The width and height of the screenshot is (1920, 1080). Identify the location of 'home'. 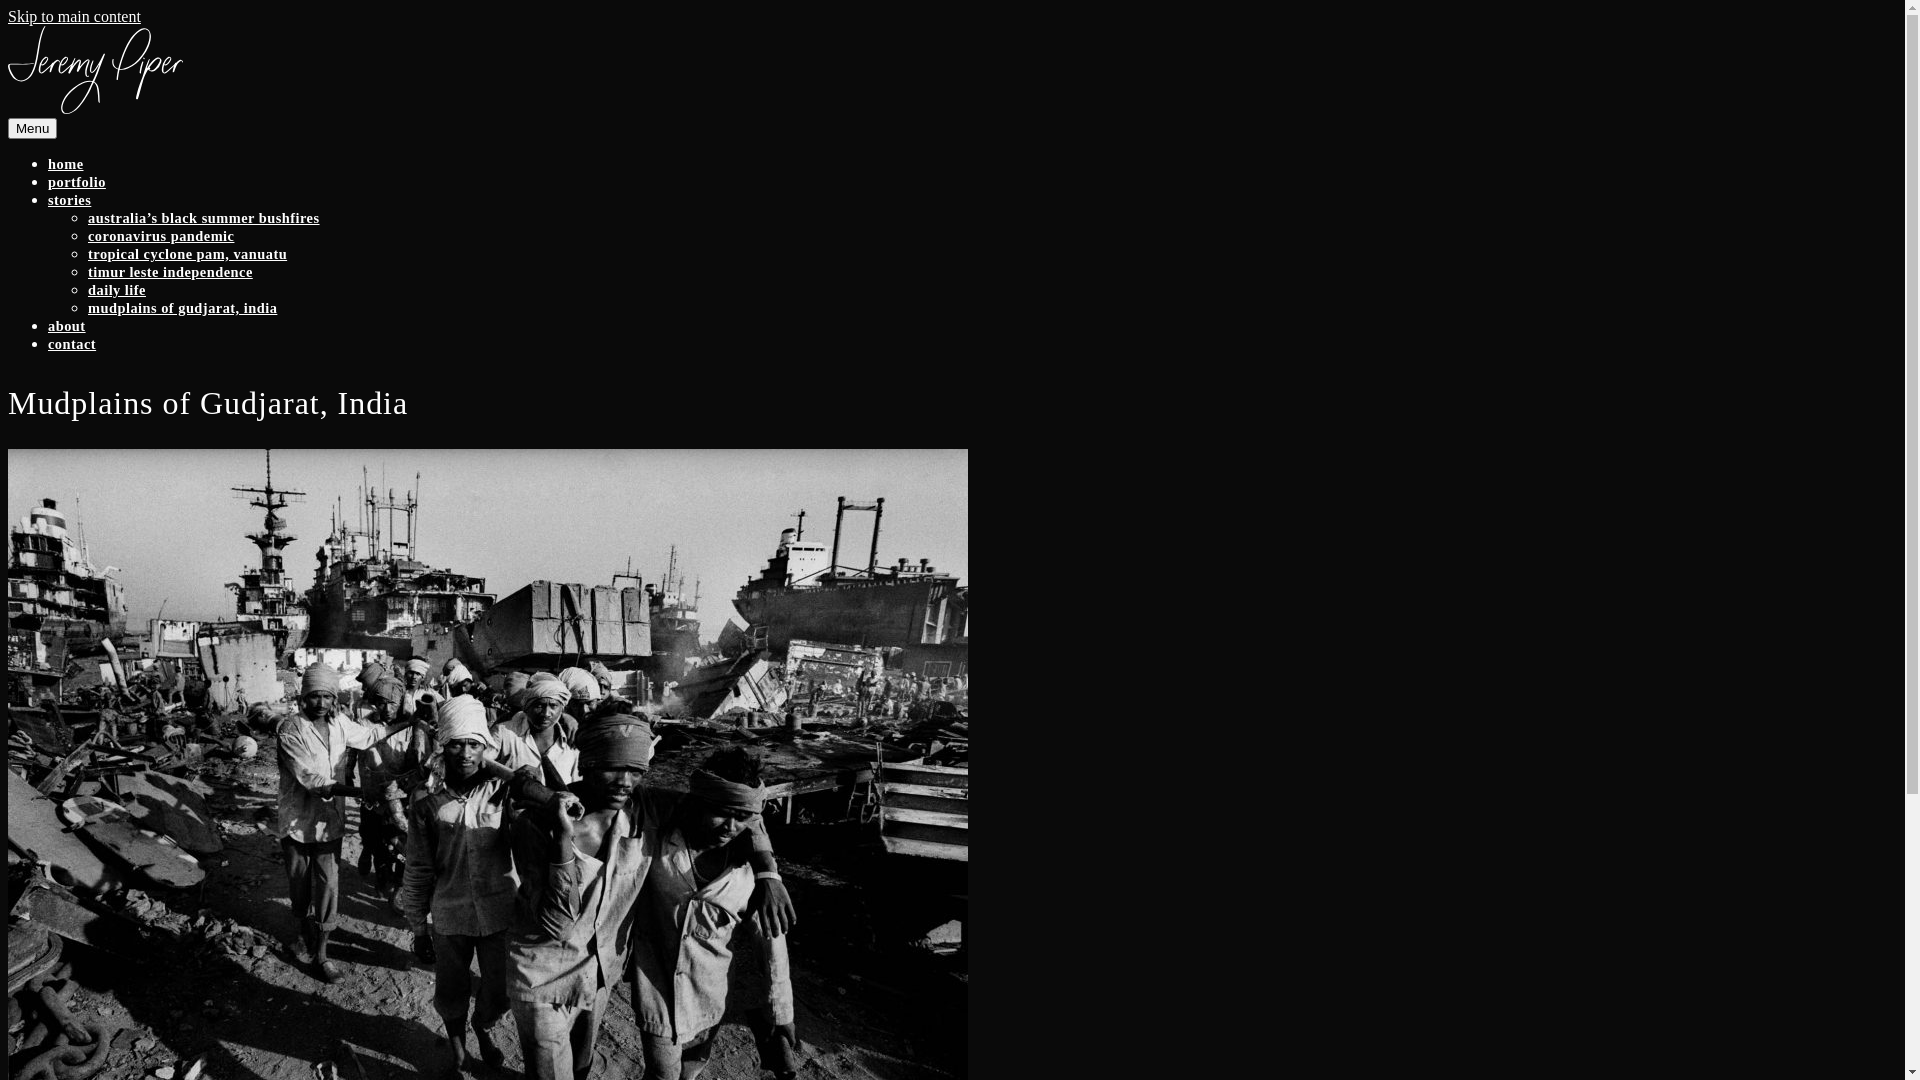
(66, 163).